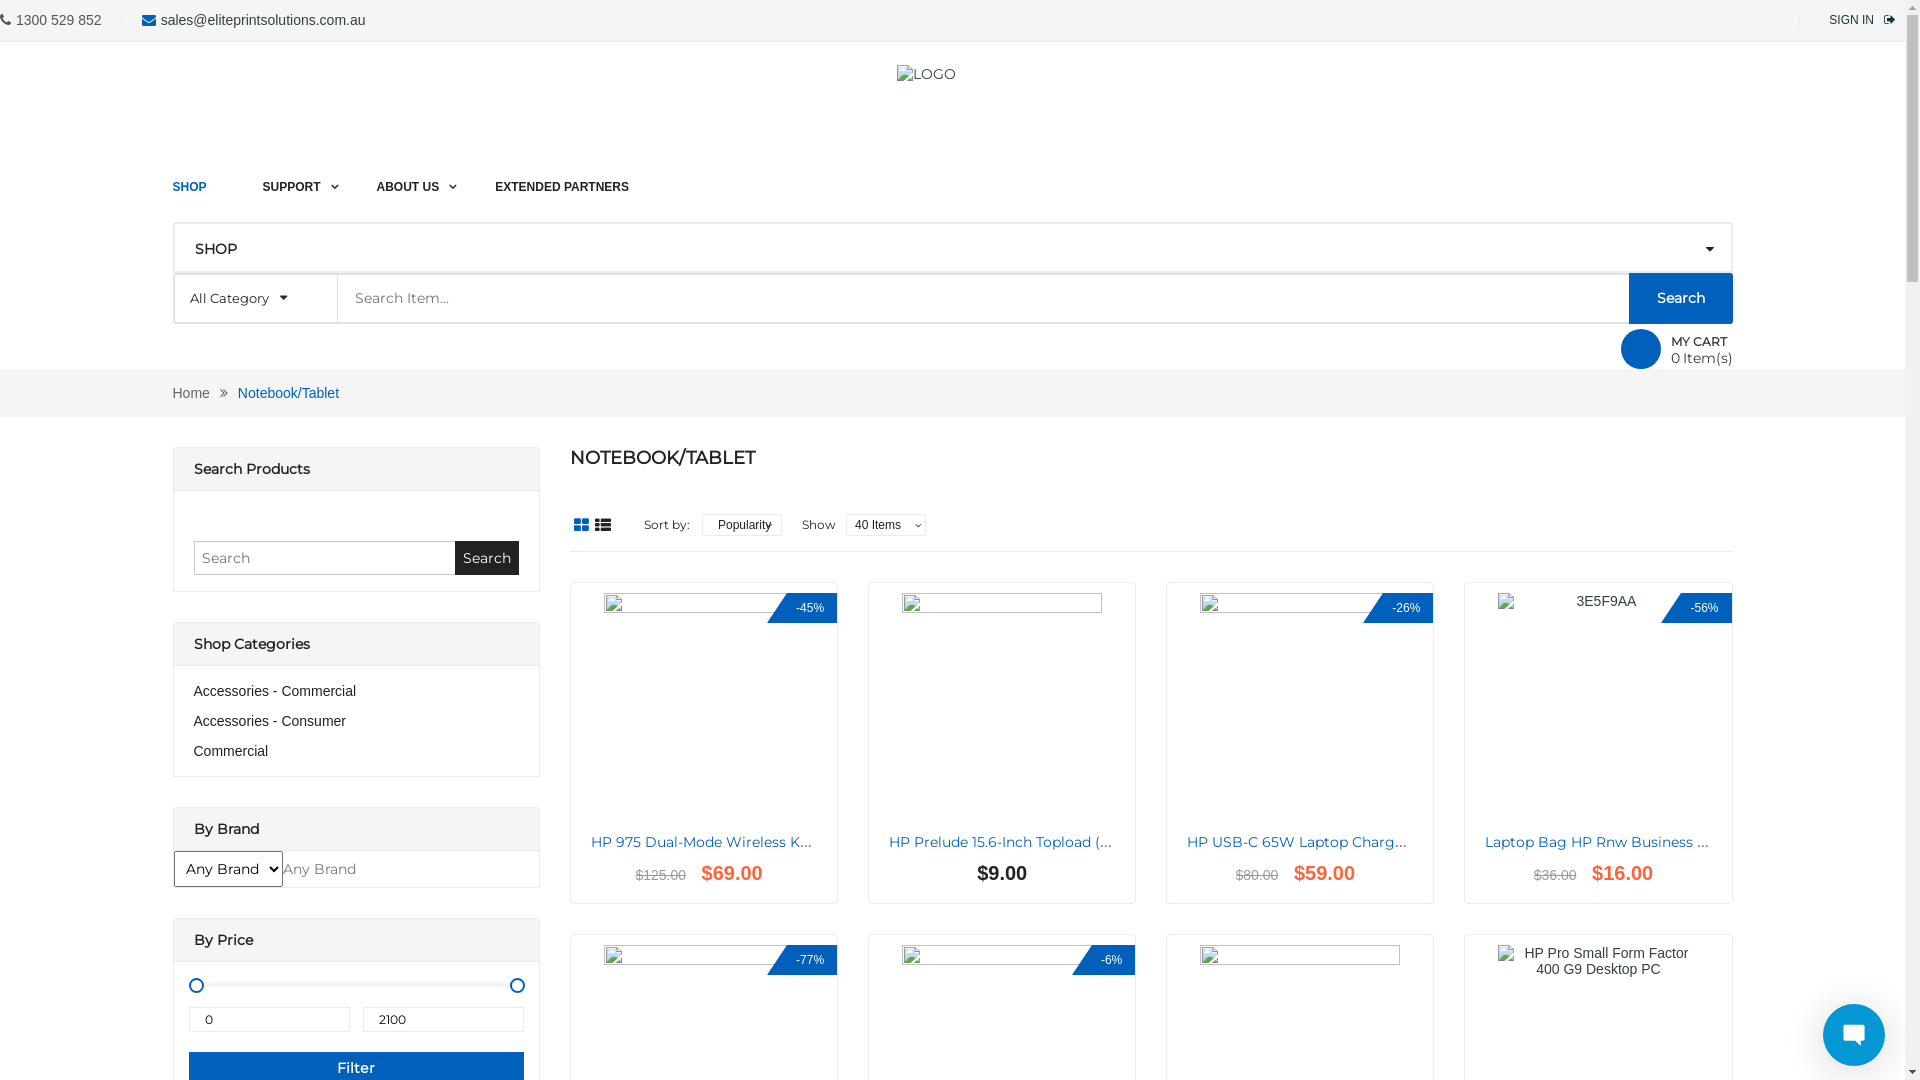  What do you see at coordinates (846, 523) in the screenshot?
I see `'40 Items'` at bounding box center [846, 523].